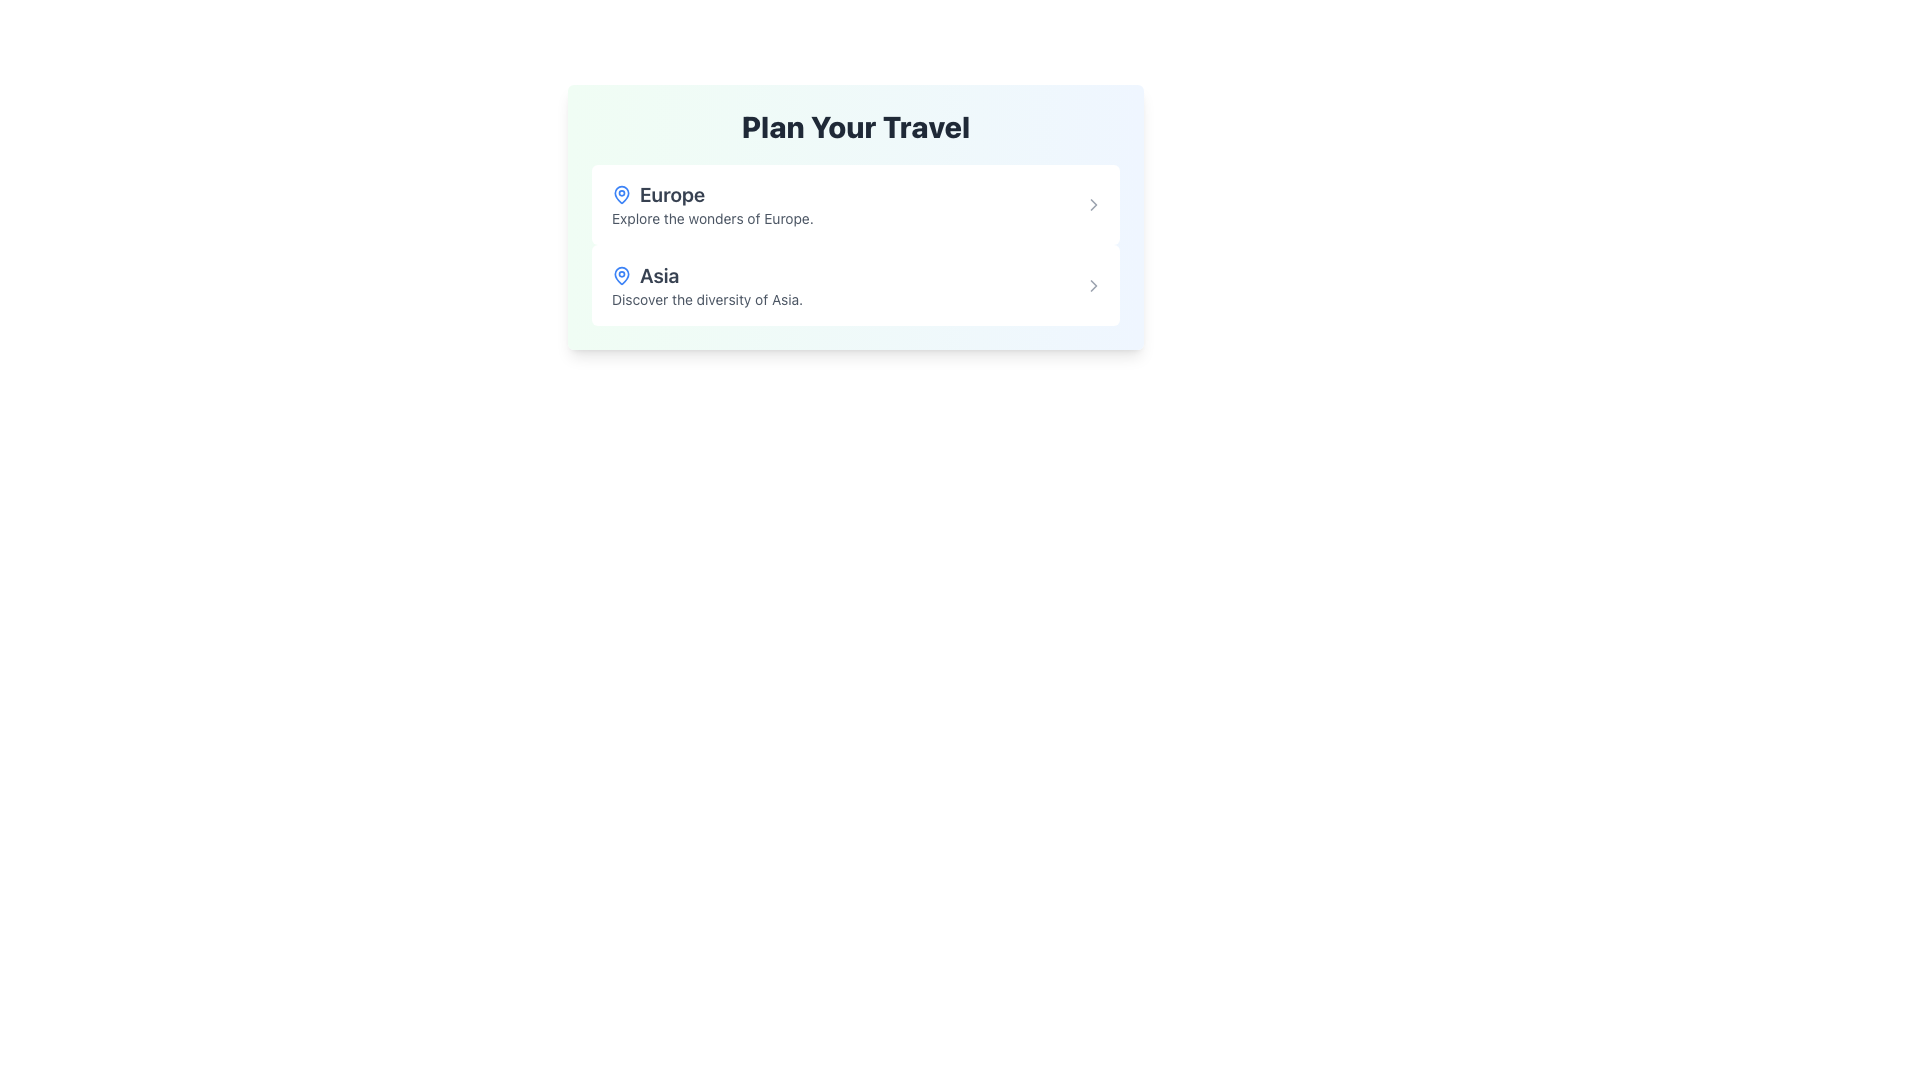 This screenshot has height=1080, width=1920. What do you see at coordinates (1093, 285) in the screenshot?
I see `the icon located at the right end of the 'Asia' section` at bounding box center [1093, 285].